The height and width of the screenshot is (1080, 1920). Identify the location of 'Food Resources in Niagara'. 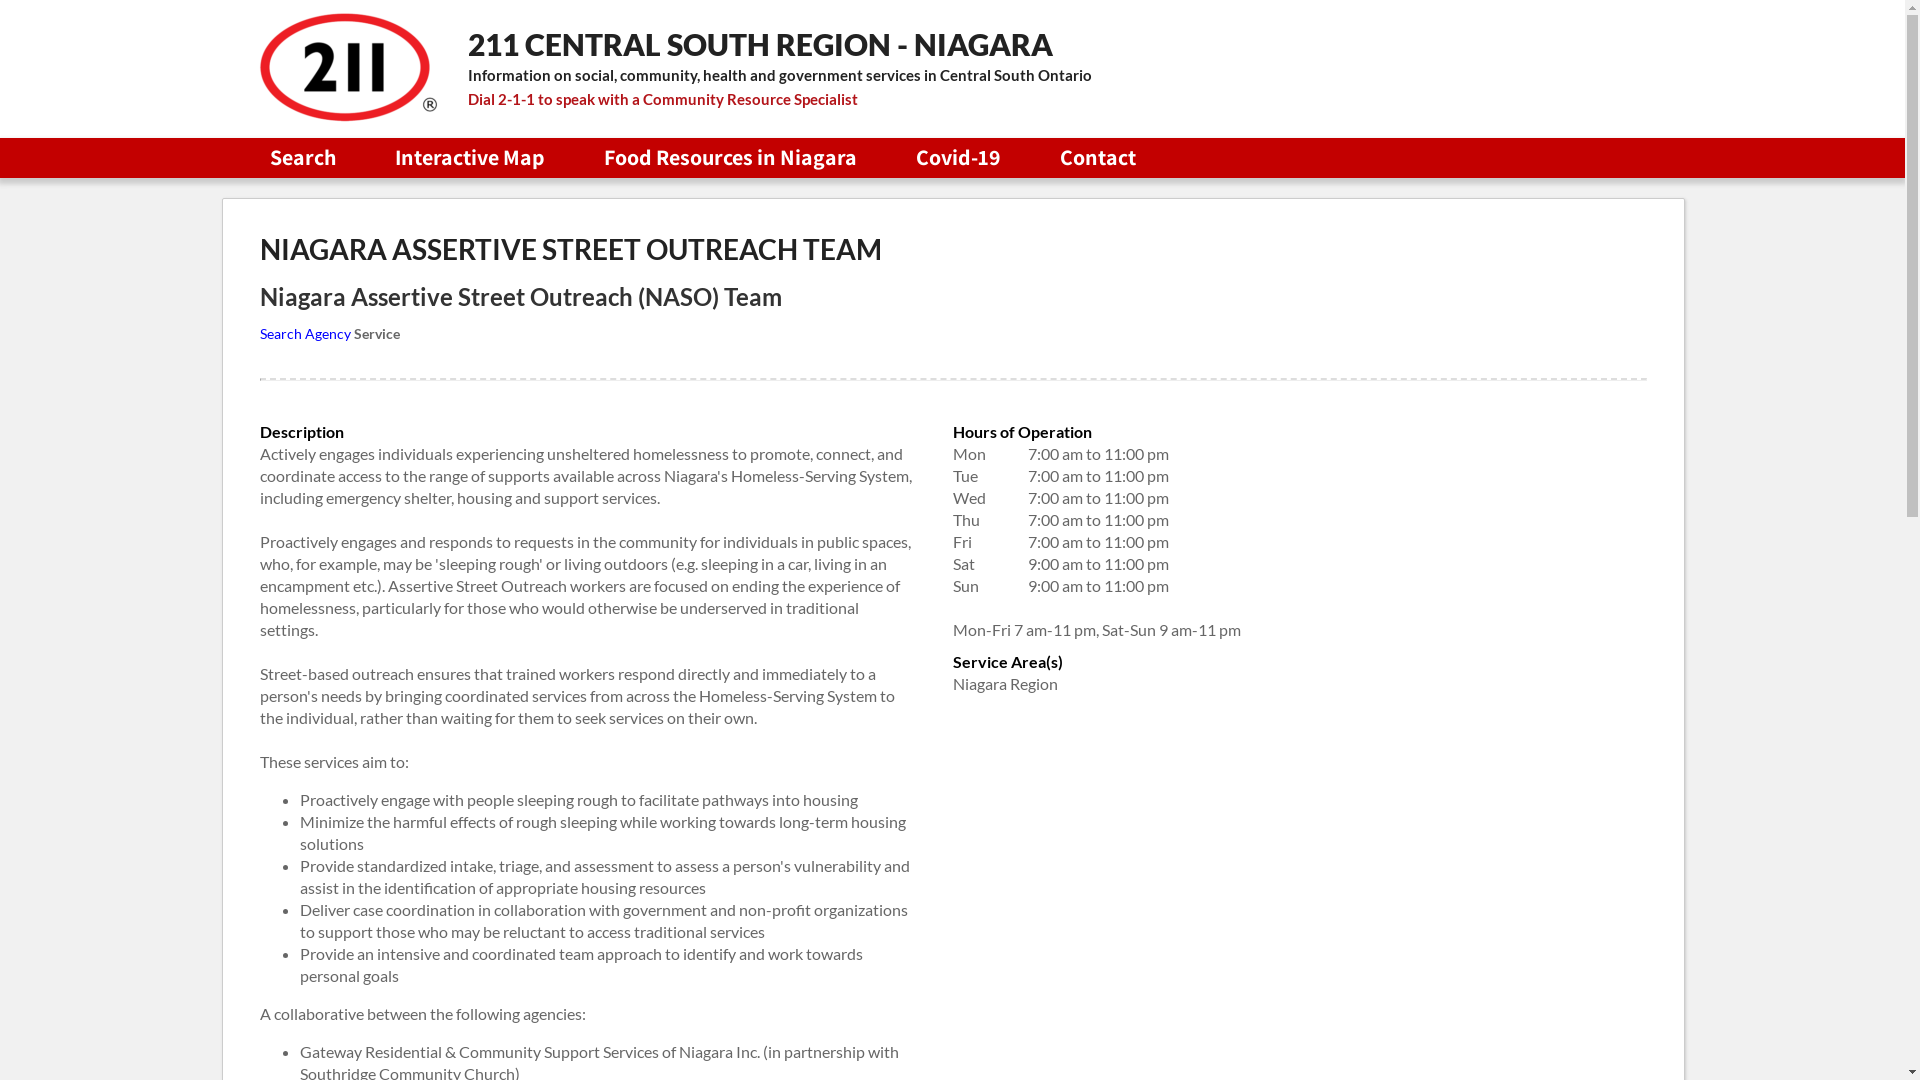
(729, 156).